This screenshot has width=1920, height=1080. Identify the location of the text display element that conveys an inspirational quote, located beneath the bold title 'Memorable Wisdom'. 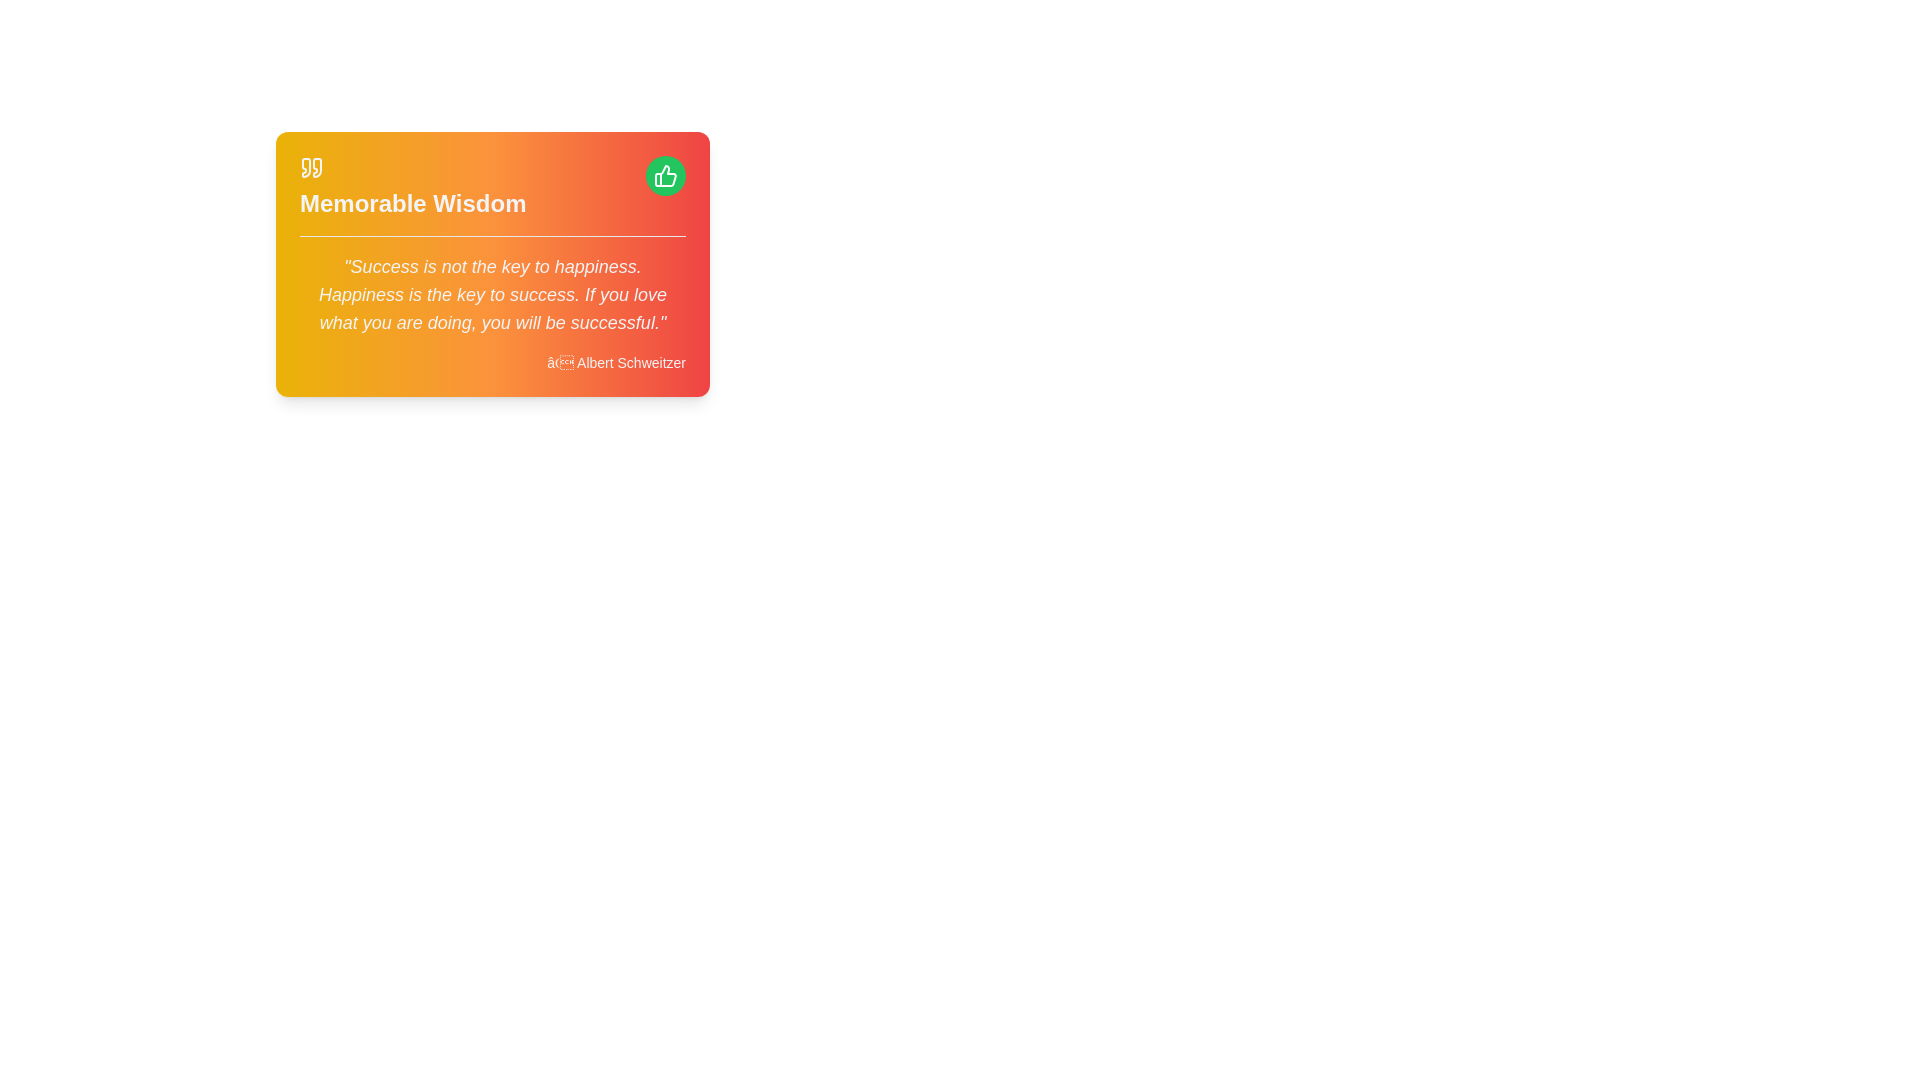
(493, 294).